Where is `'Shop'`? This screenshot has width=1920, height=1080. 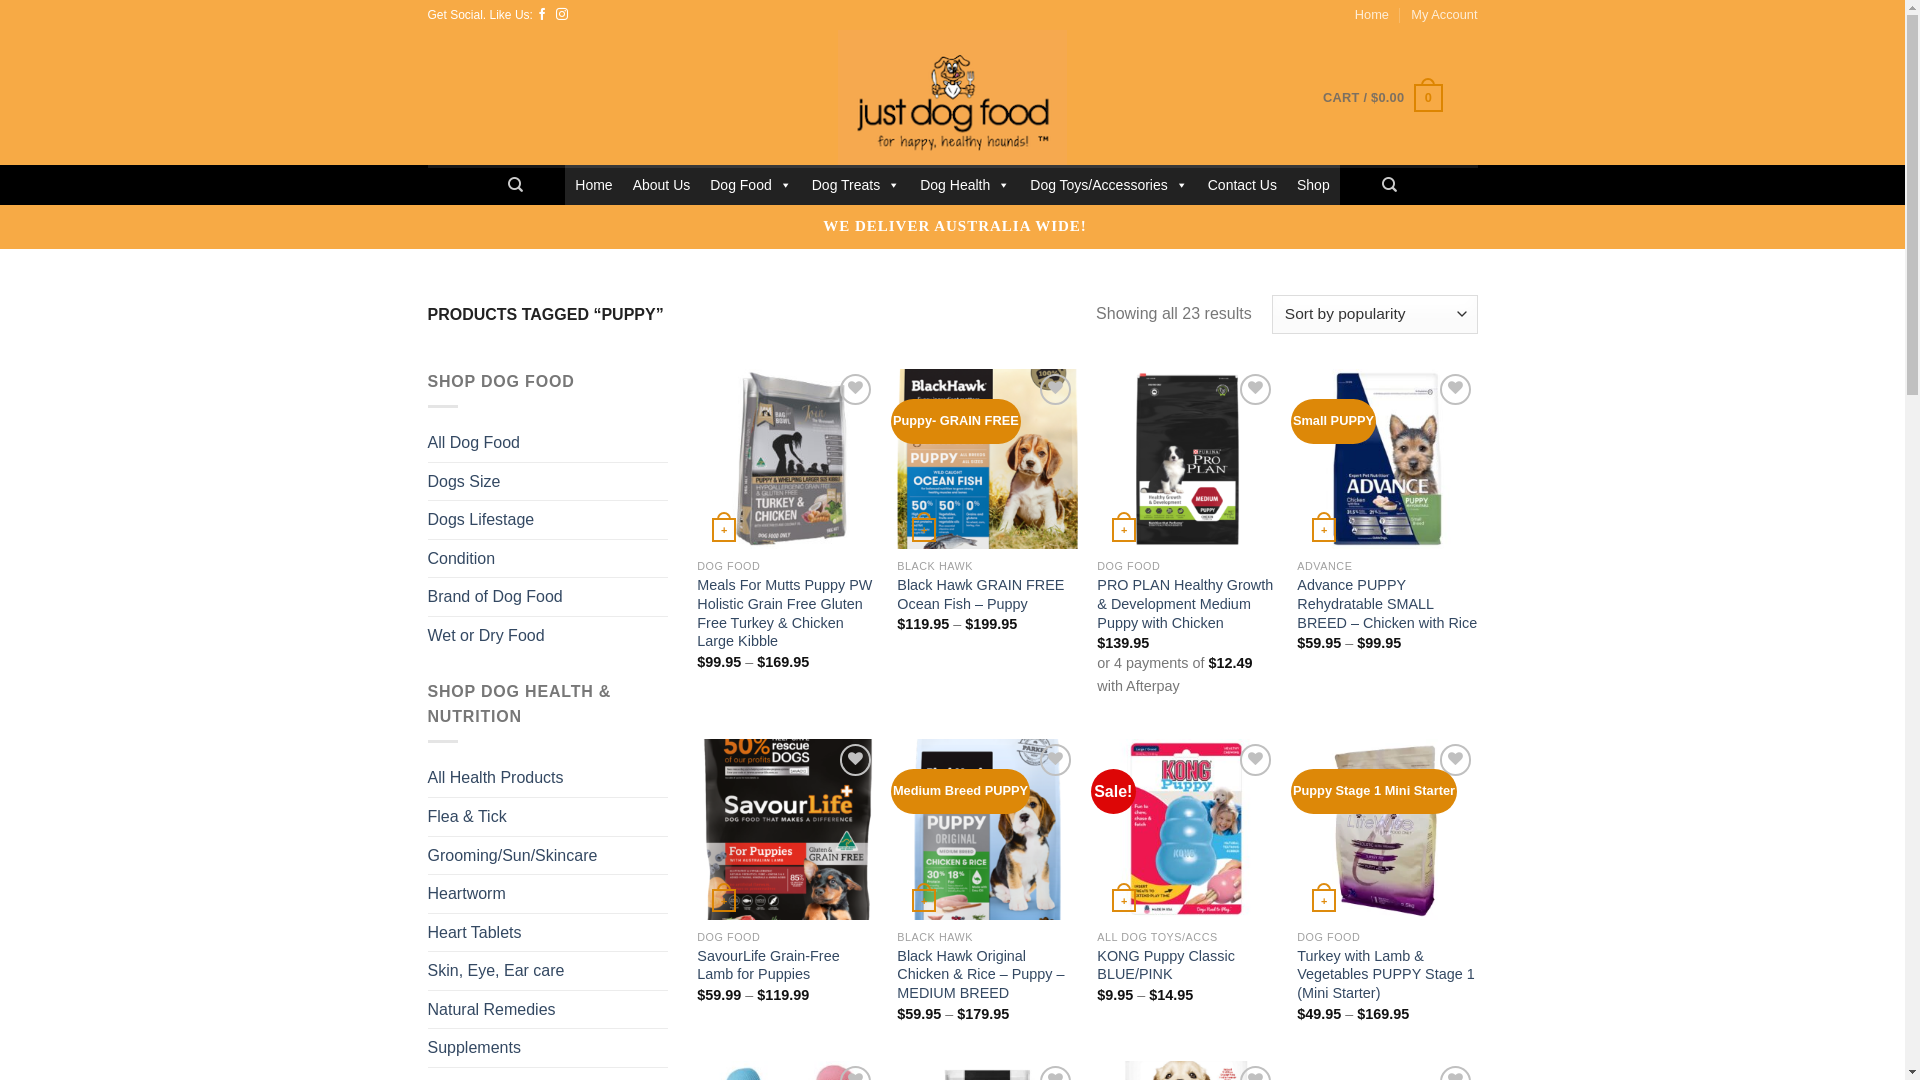 'Shop' is located at coordinates (1313, 185).